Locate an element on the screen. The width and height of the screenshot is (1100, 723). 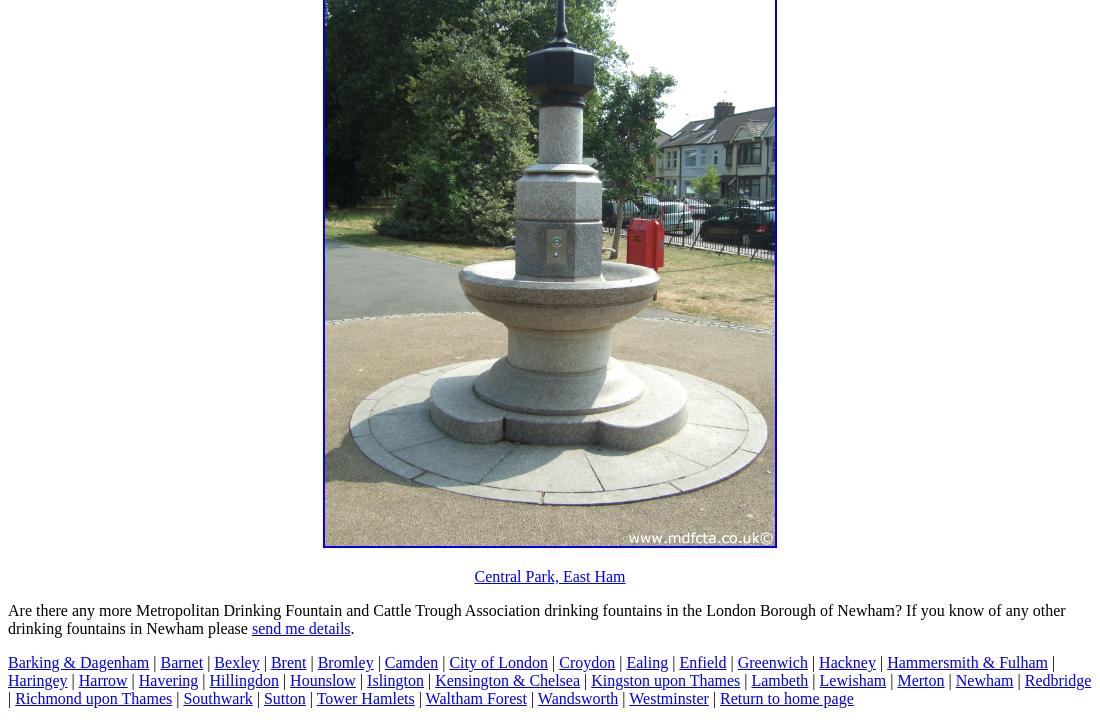
'.' is located at coordinates (350, 627).